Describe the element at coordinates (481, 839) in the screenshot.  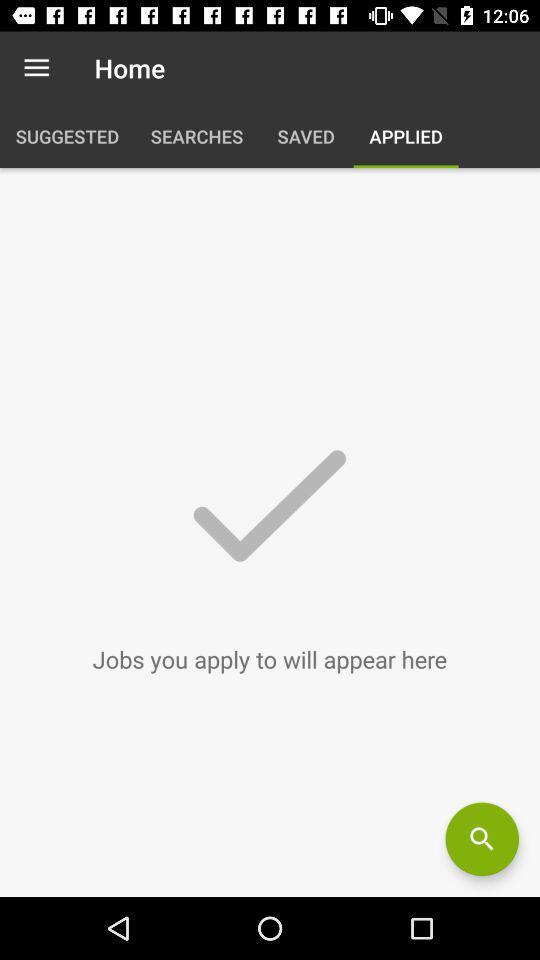
I see `the search icon` at that location.